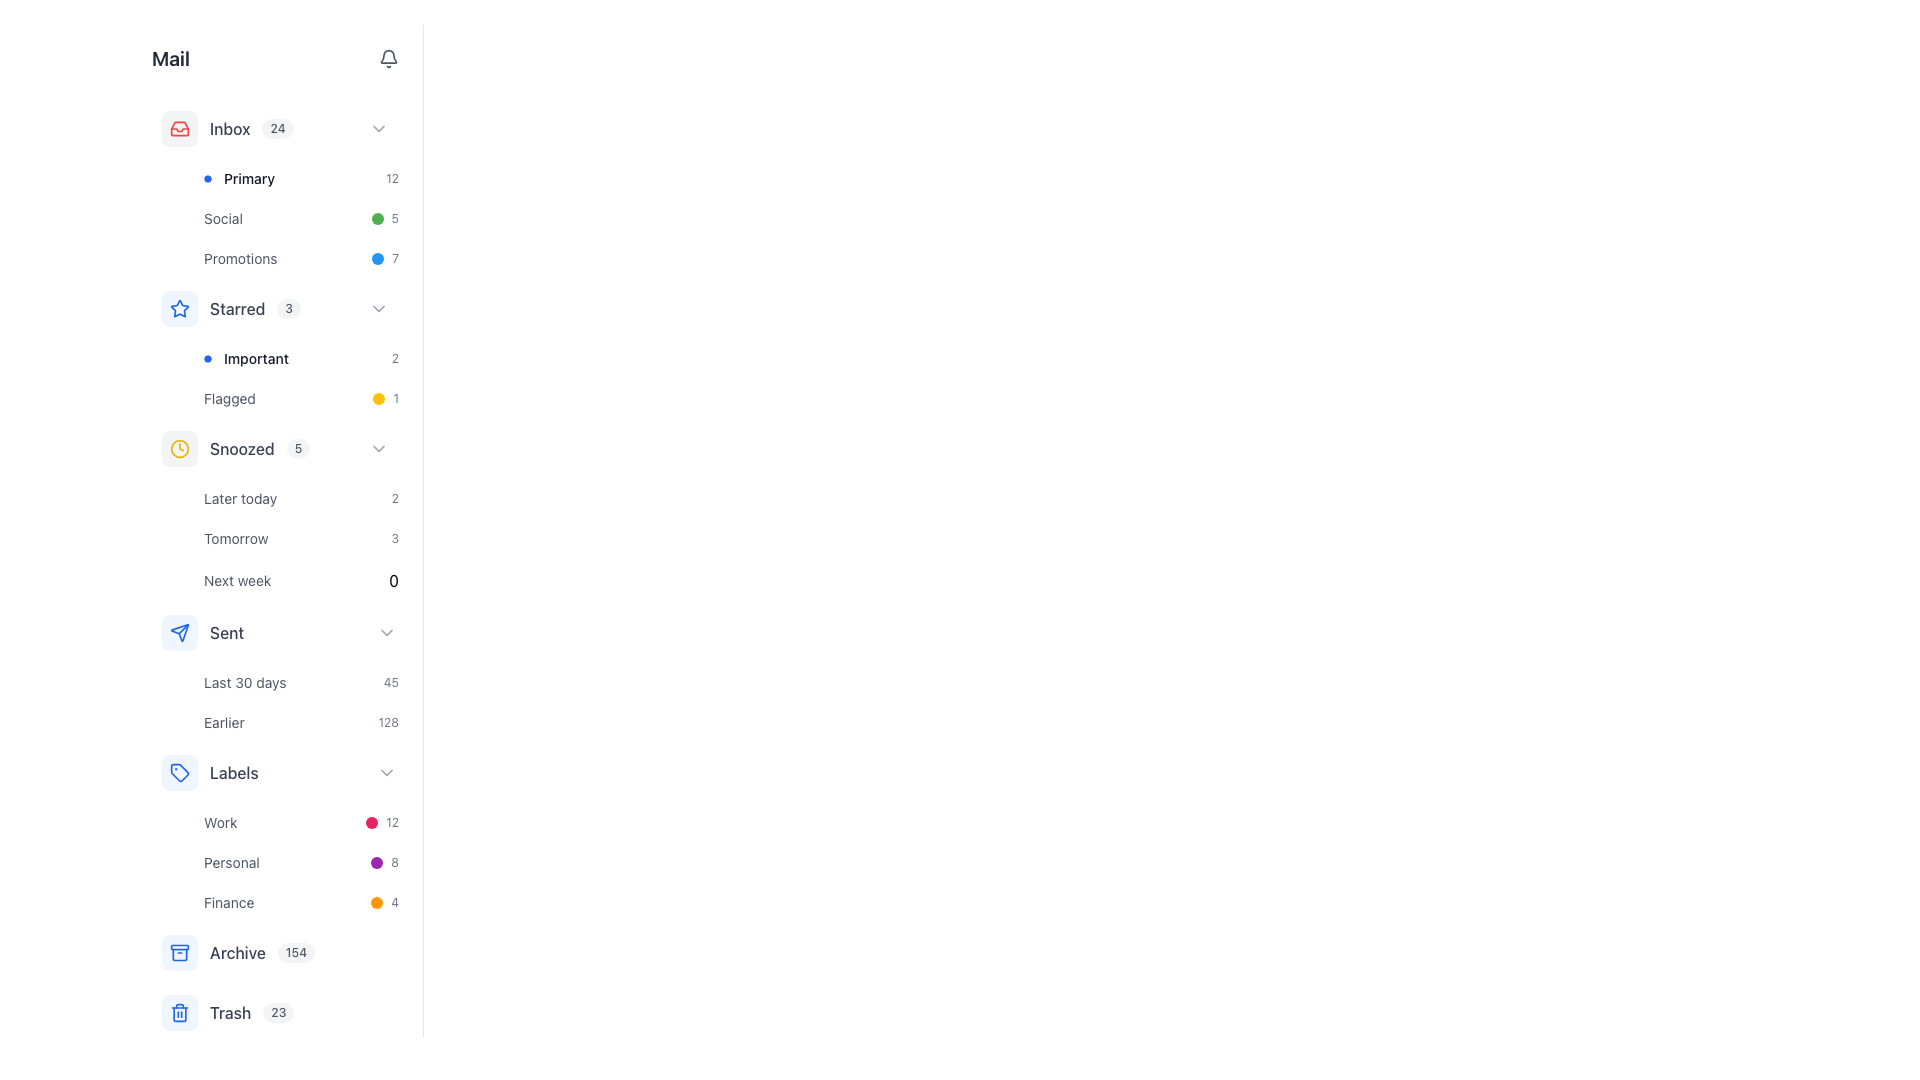 The height and width of the screenshot is (1080, 1920). What do you see at coordinates (300, 862) in the screenshot?
I see `the 'Personal' list item` at bounding box center [300, 862].